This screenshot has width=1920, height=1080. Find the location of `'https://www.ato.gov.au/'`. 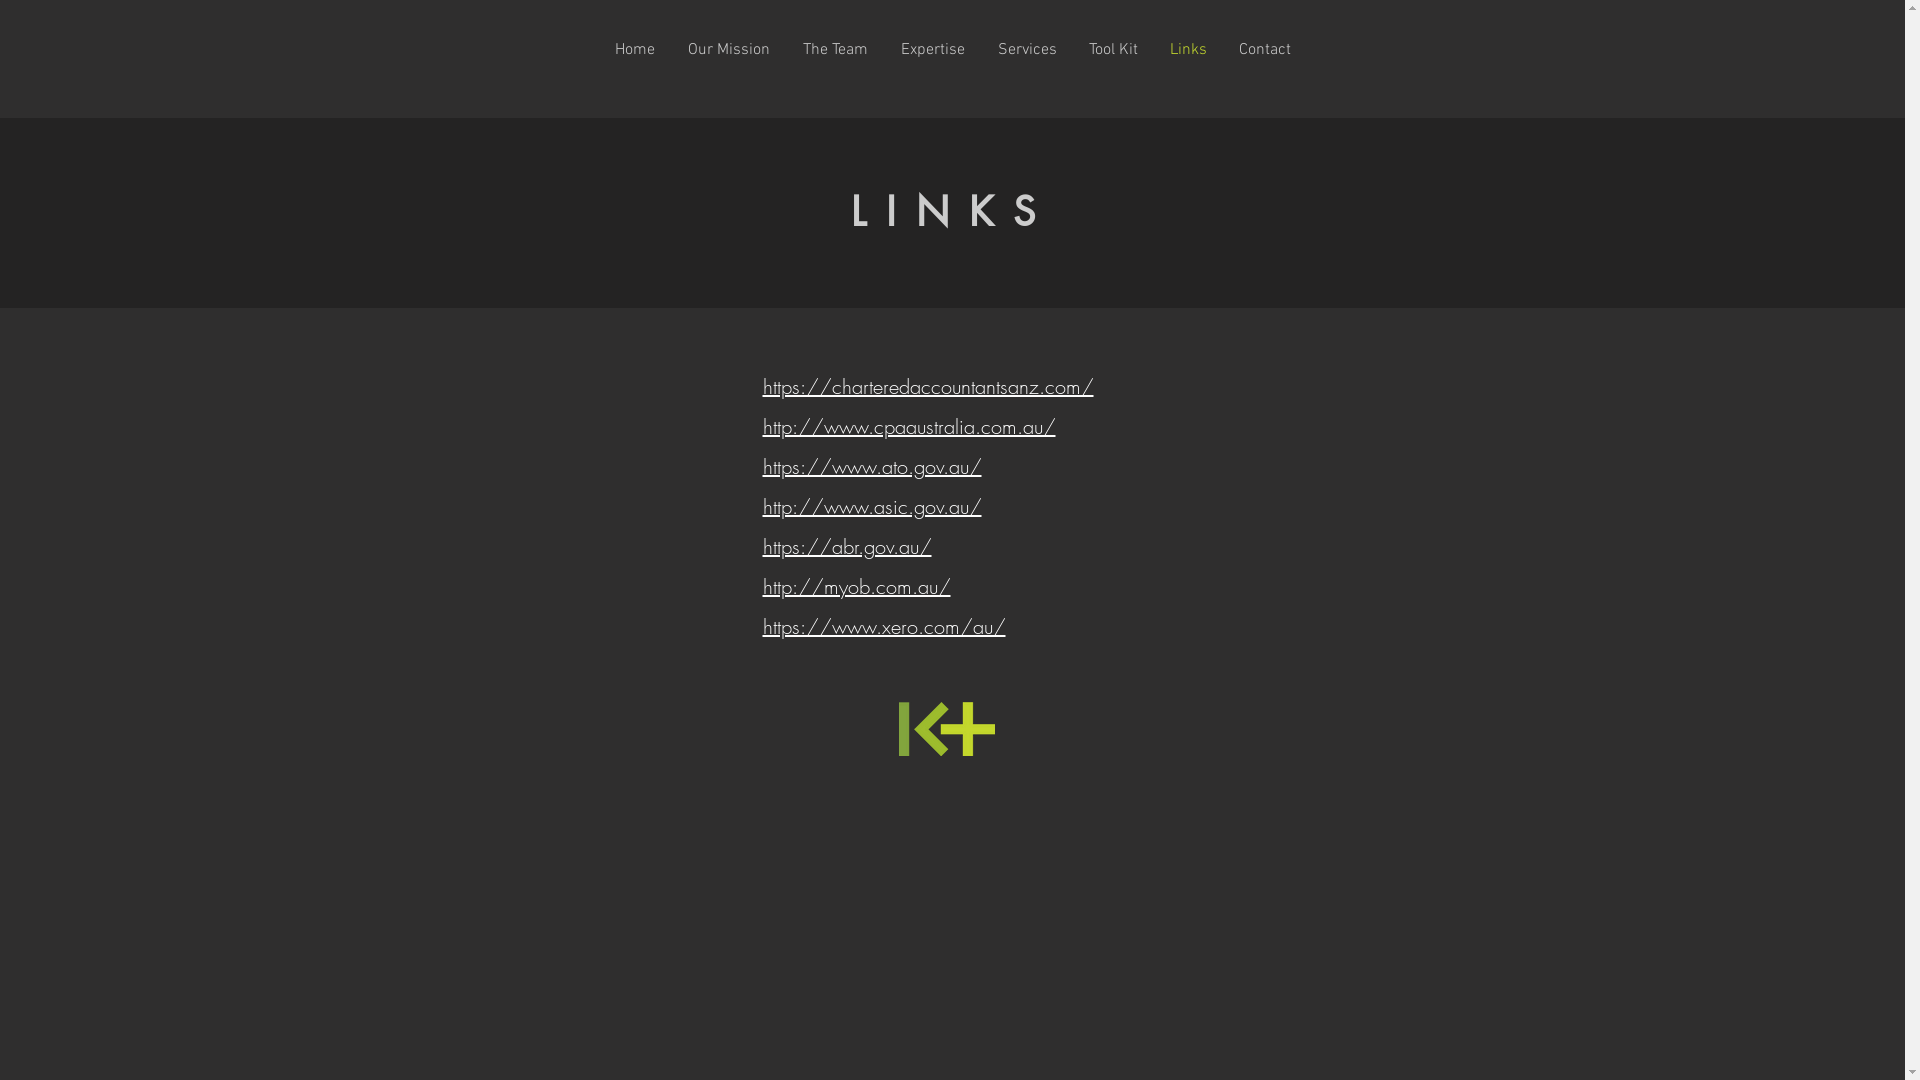

'https://www.ato.gov.au/' is located at coordinates (871, 466).